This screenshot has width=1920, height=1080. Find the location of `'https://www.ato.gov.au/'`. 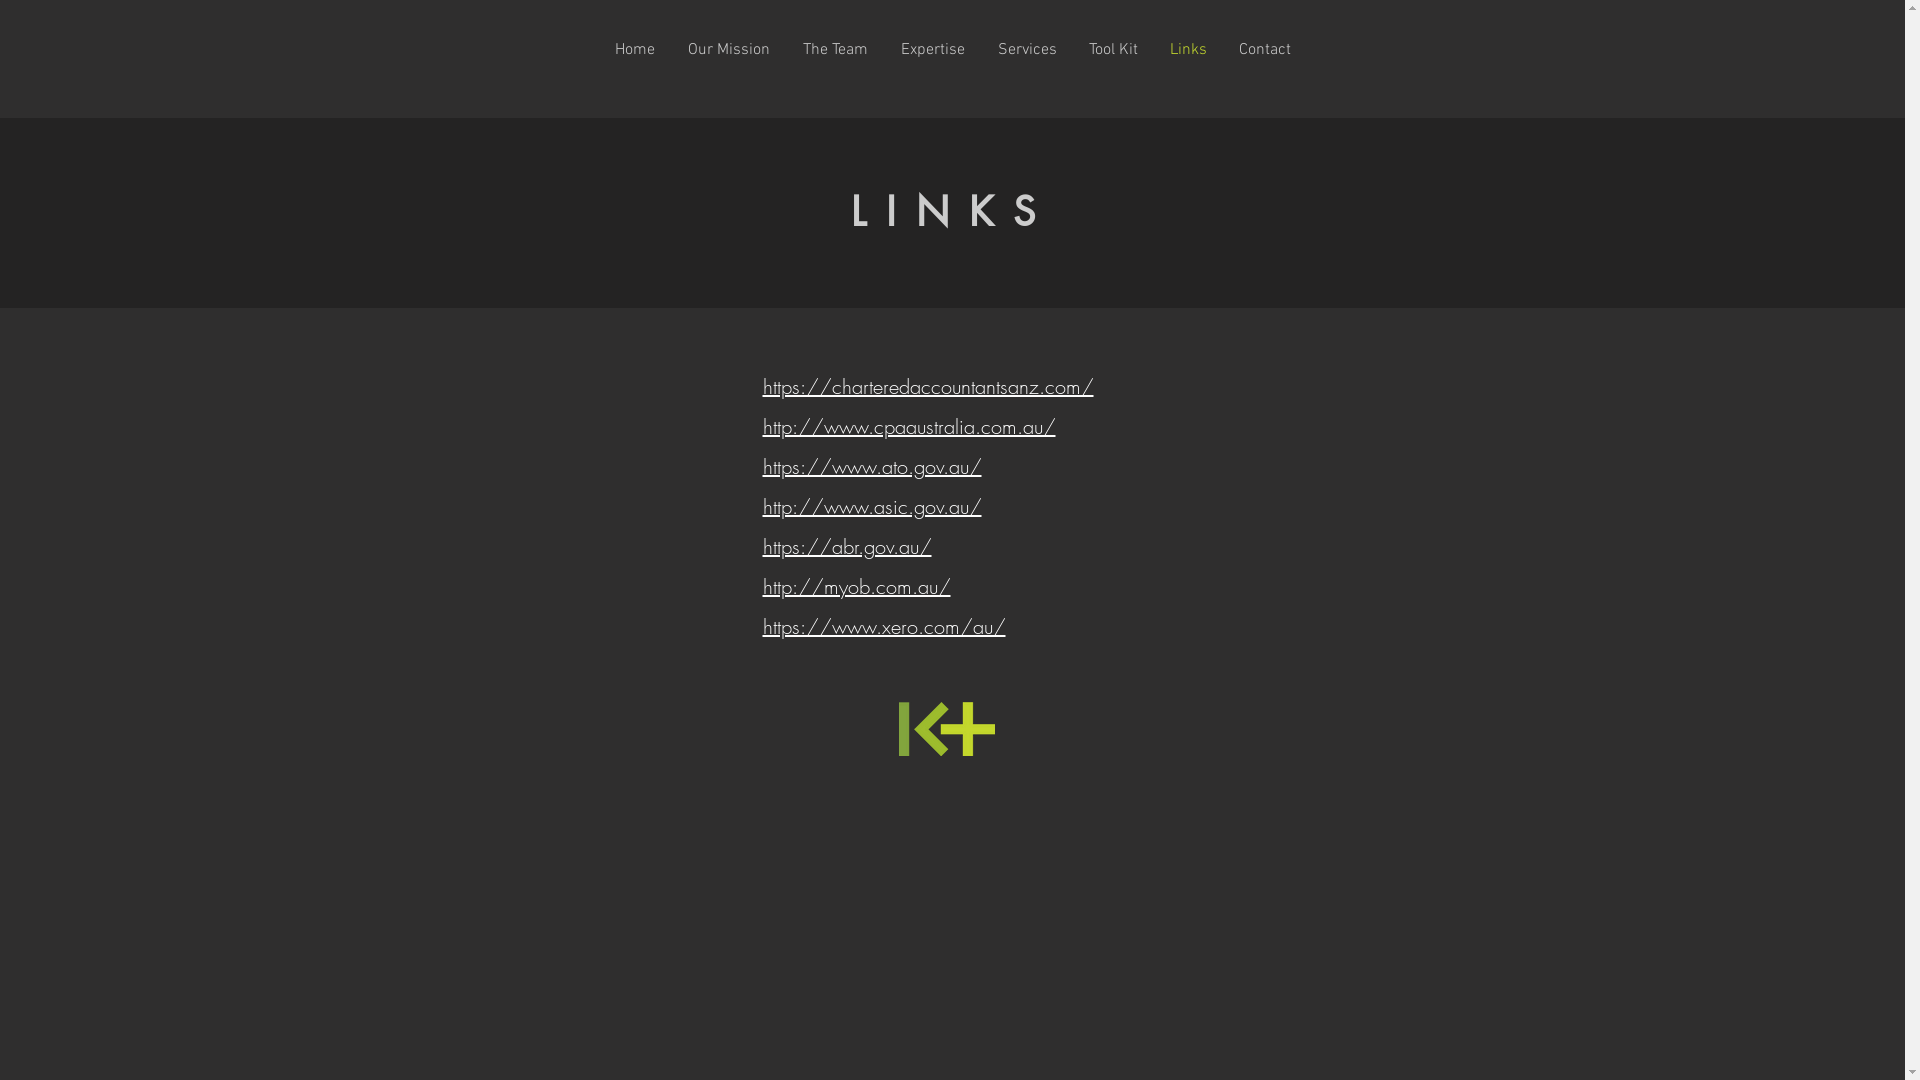

'https://www.ato.gov.au/' is located at coordinates (871, 466).